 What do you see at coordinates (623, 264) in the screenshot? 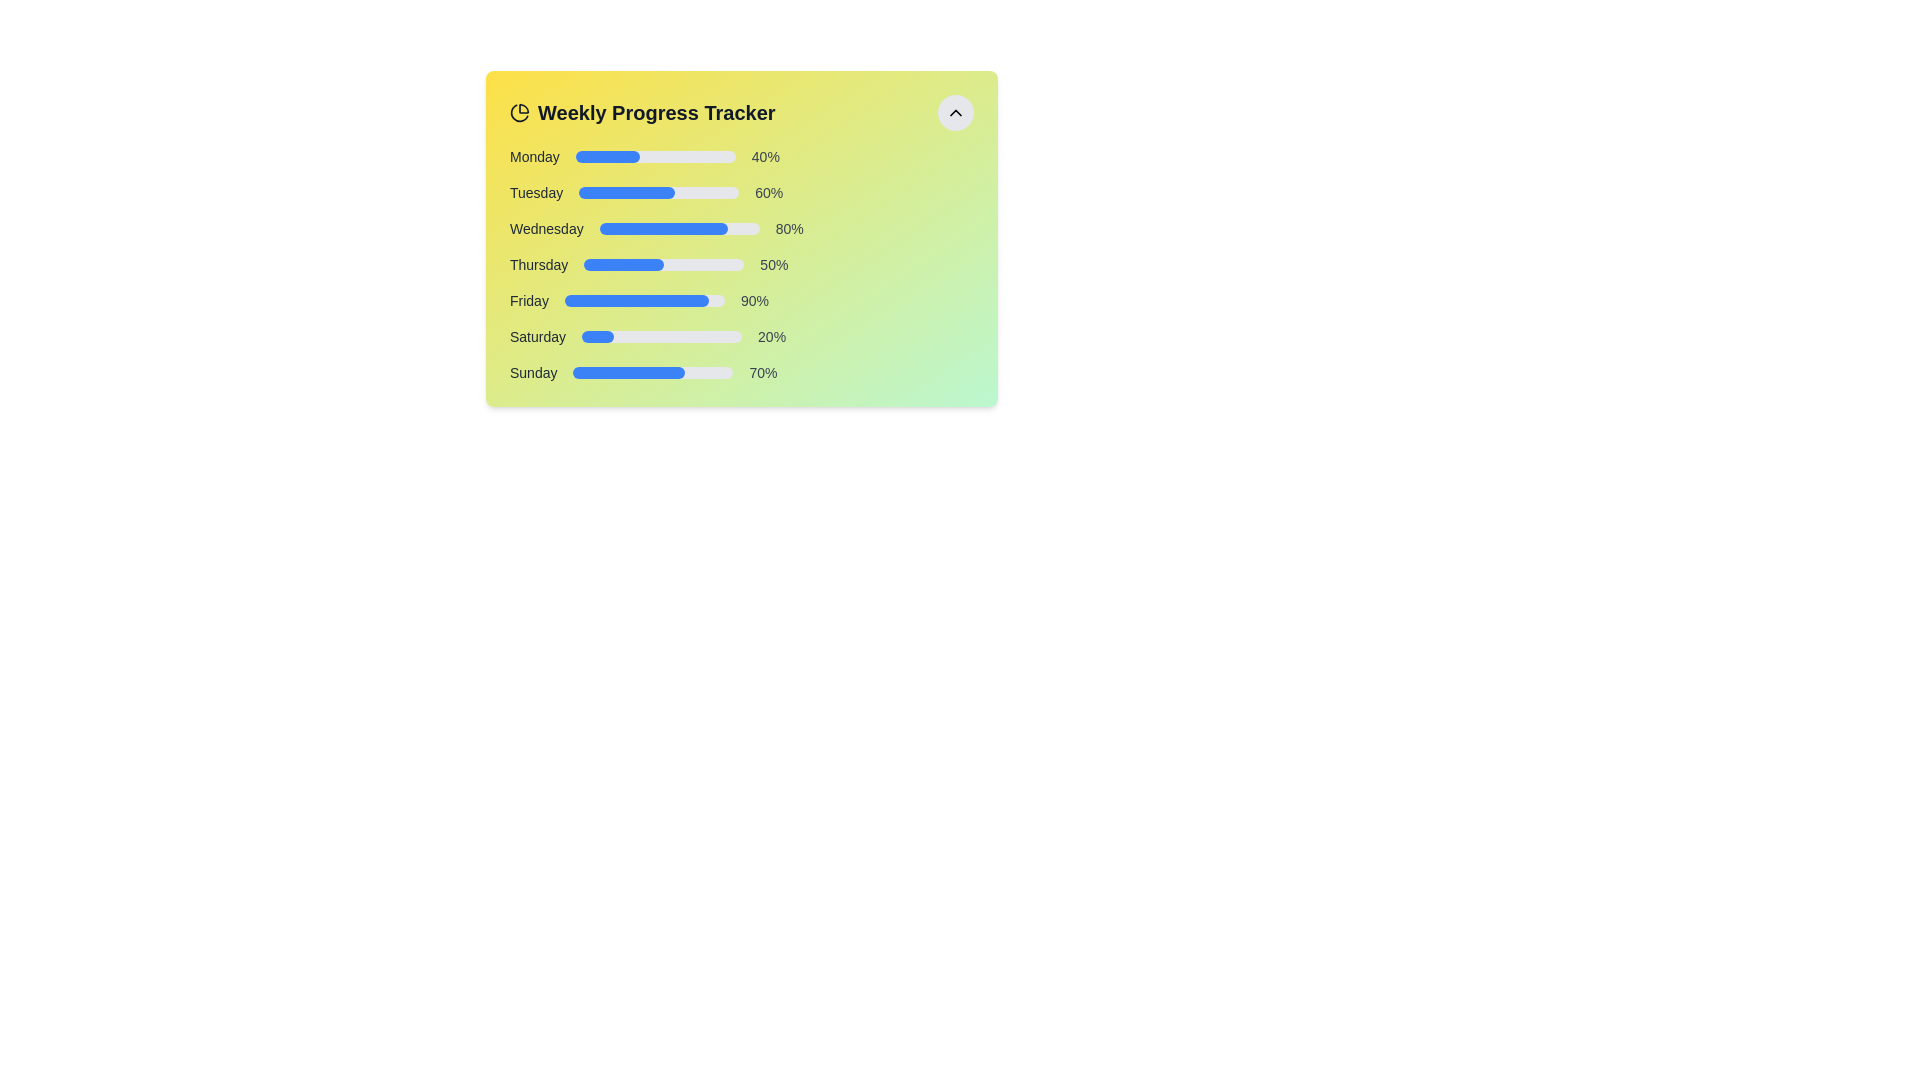
I see `progress bar segment representing 50% progress for Thursday in the weekly progress tracker` at bounding box center [623, 264].